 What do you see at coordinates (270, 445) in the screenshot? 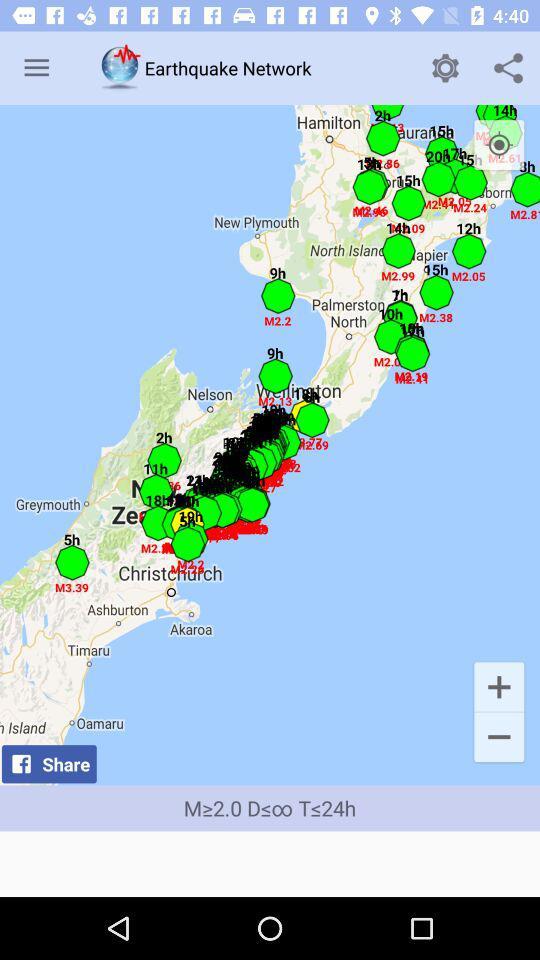
I see `the icon above the m 2 0` at bounding box center [270, 445].